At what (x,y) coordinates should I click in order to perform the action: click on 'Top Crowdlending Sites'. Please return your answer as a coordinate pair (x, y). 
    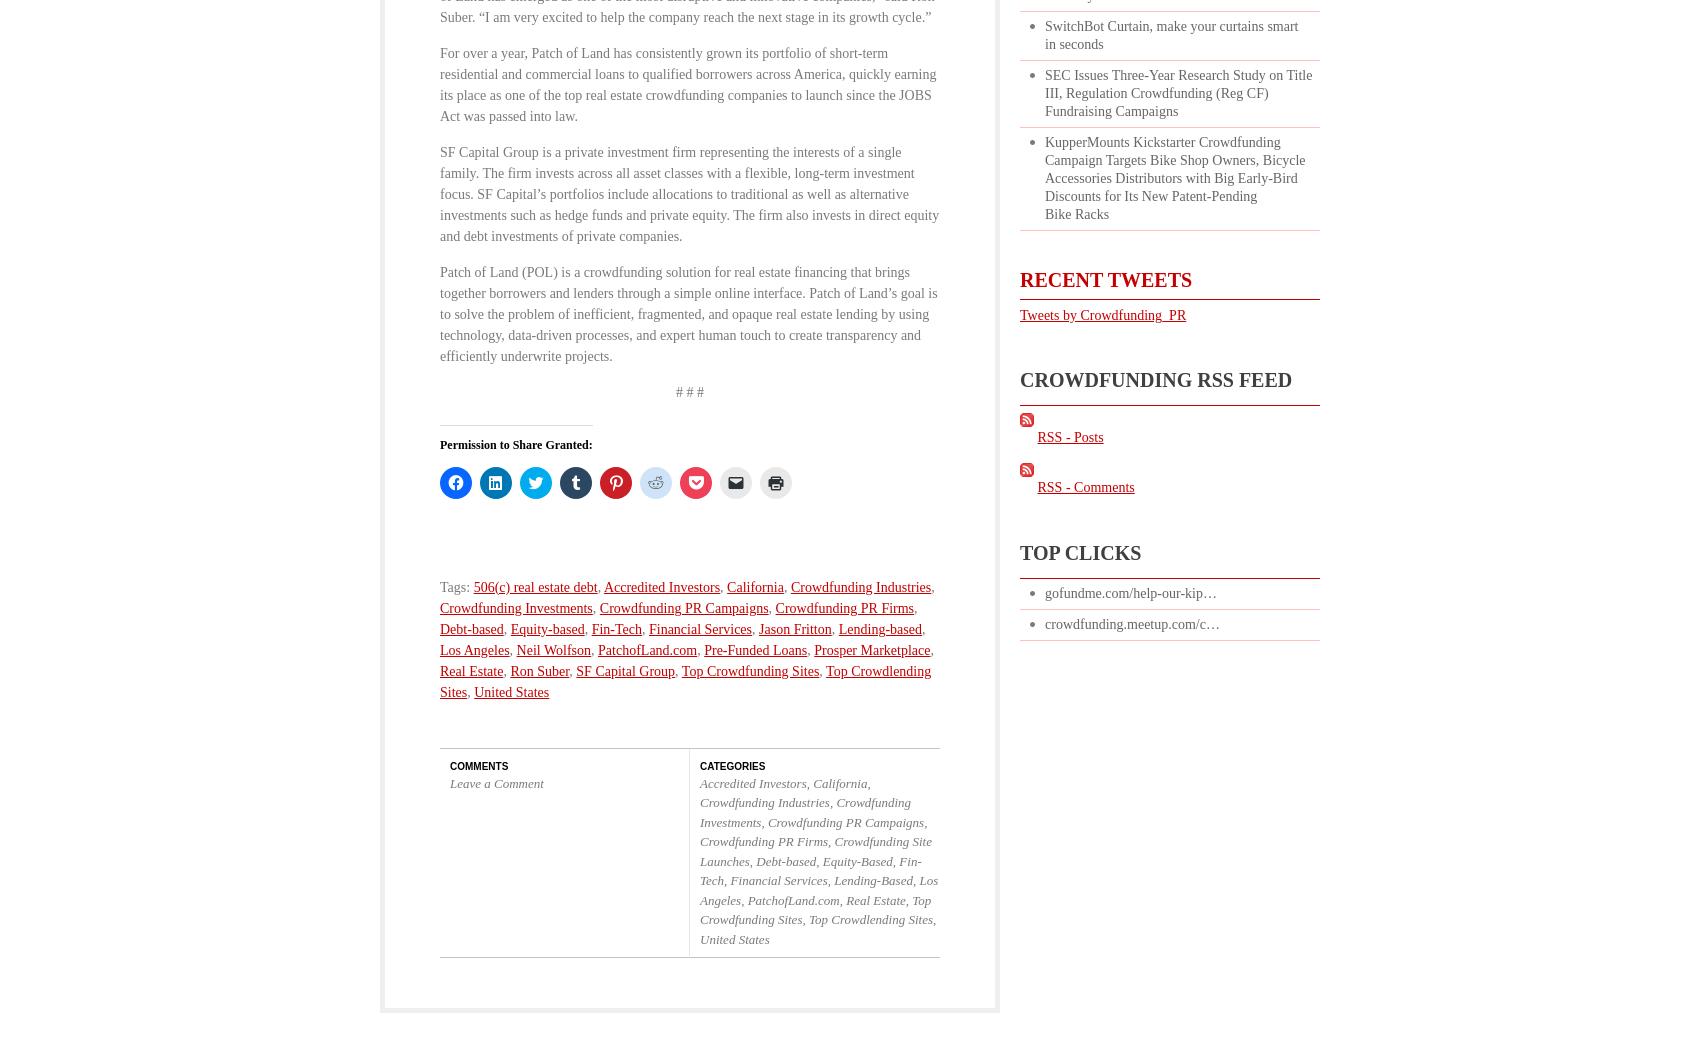
    Looking at the image, I should click on (685, 680).